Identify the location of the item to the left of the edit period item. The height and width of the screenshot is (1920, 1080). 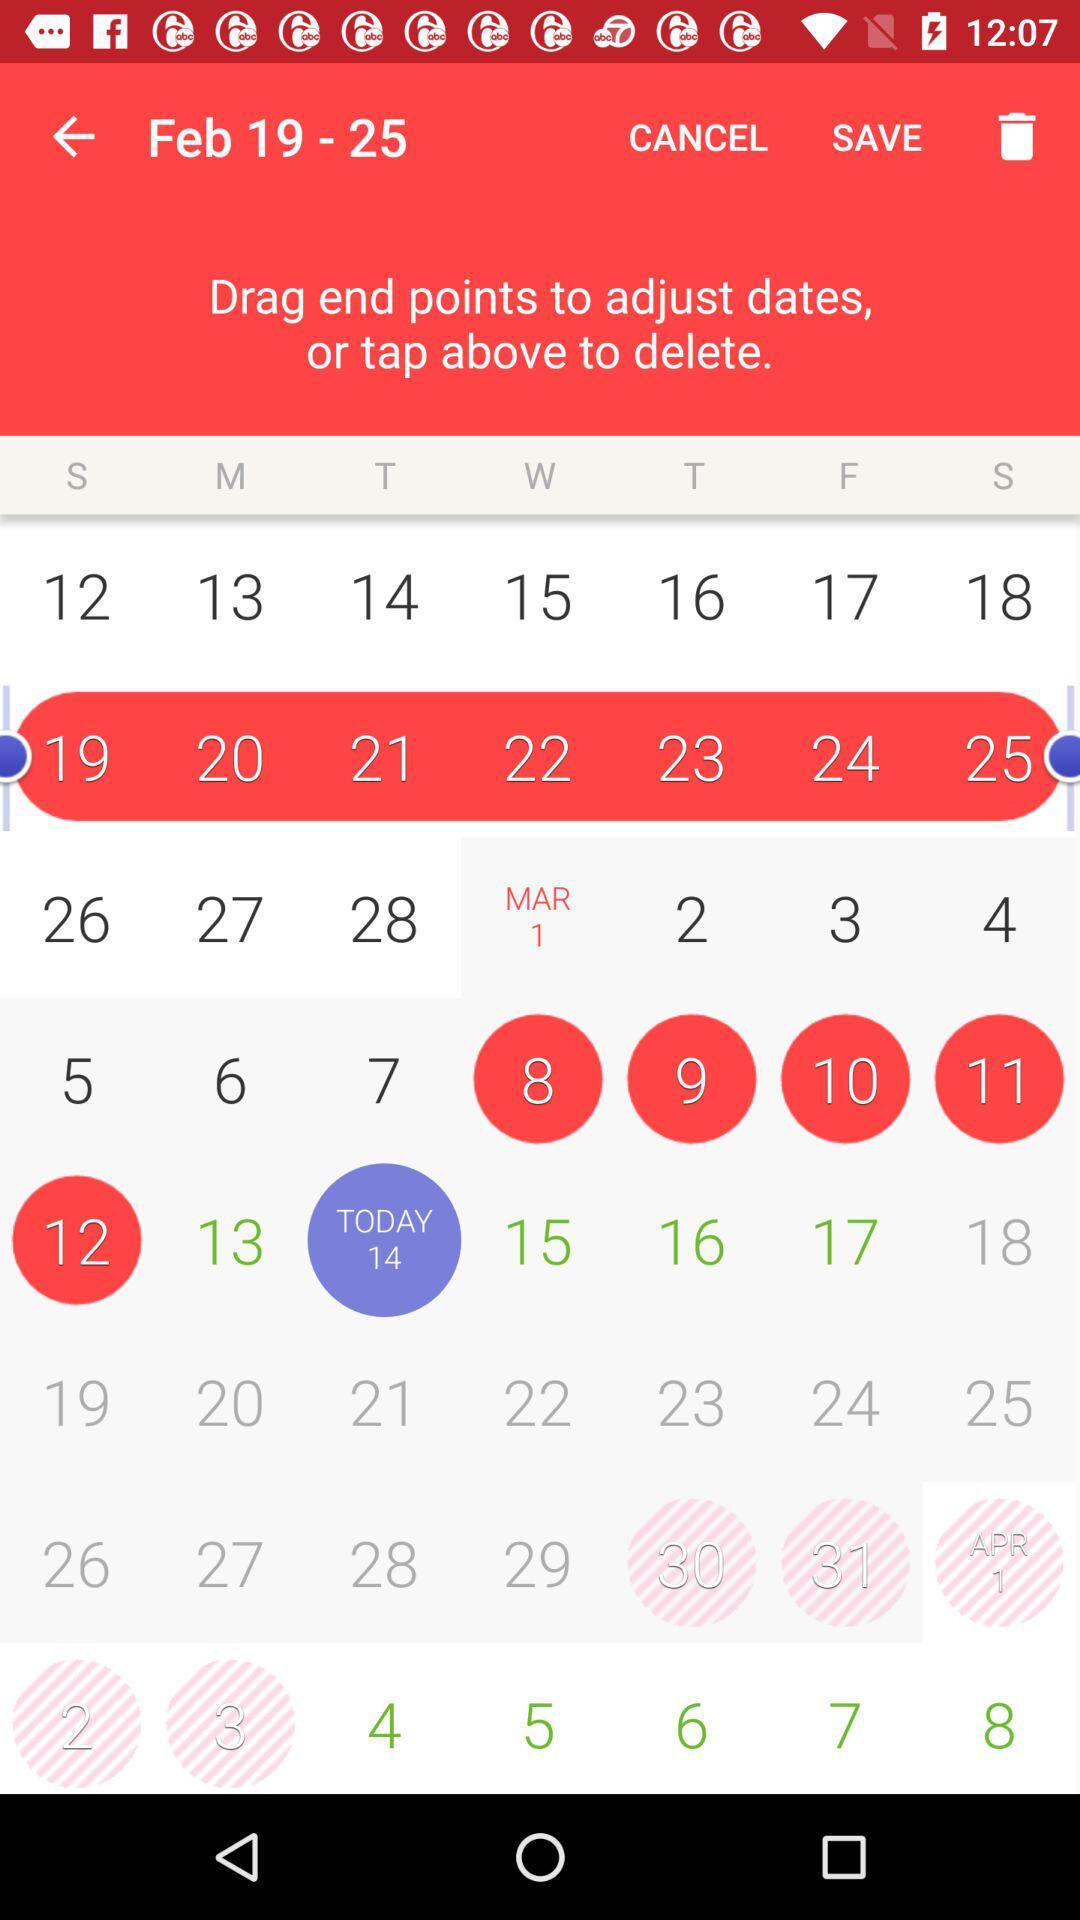
(72, 135).